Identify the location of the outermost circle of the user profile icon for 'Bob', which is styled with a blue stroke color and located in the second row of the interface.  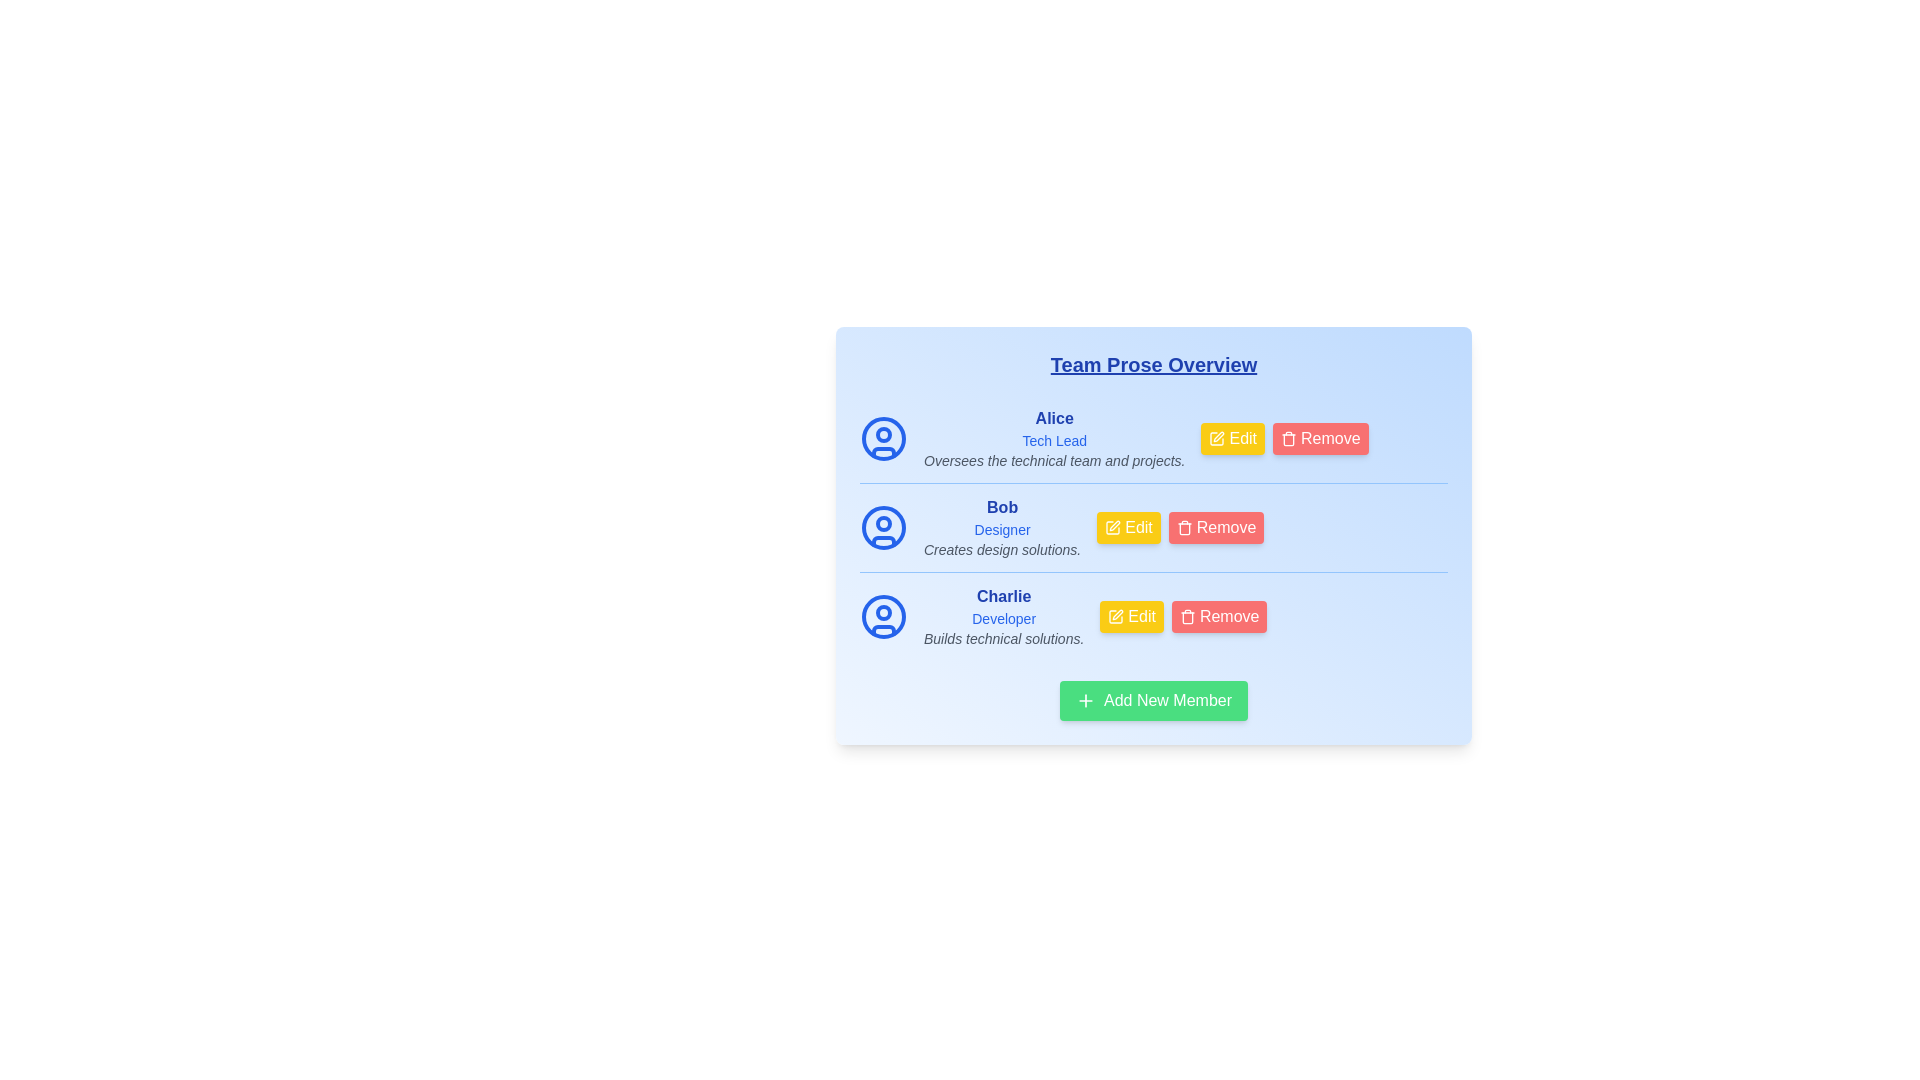
(882, 527).